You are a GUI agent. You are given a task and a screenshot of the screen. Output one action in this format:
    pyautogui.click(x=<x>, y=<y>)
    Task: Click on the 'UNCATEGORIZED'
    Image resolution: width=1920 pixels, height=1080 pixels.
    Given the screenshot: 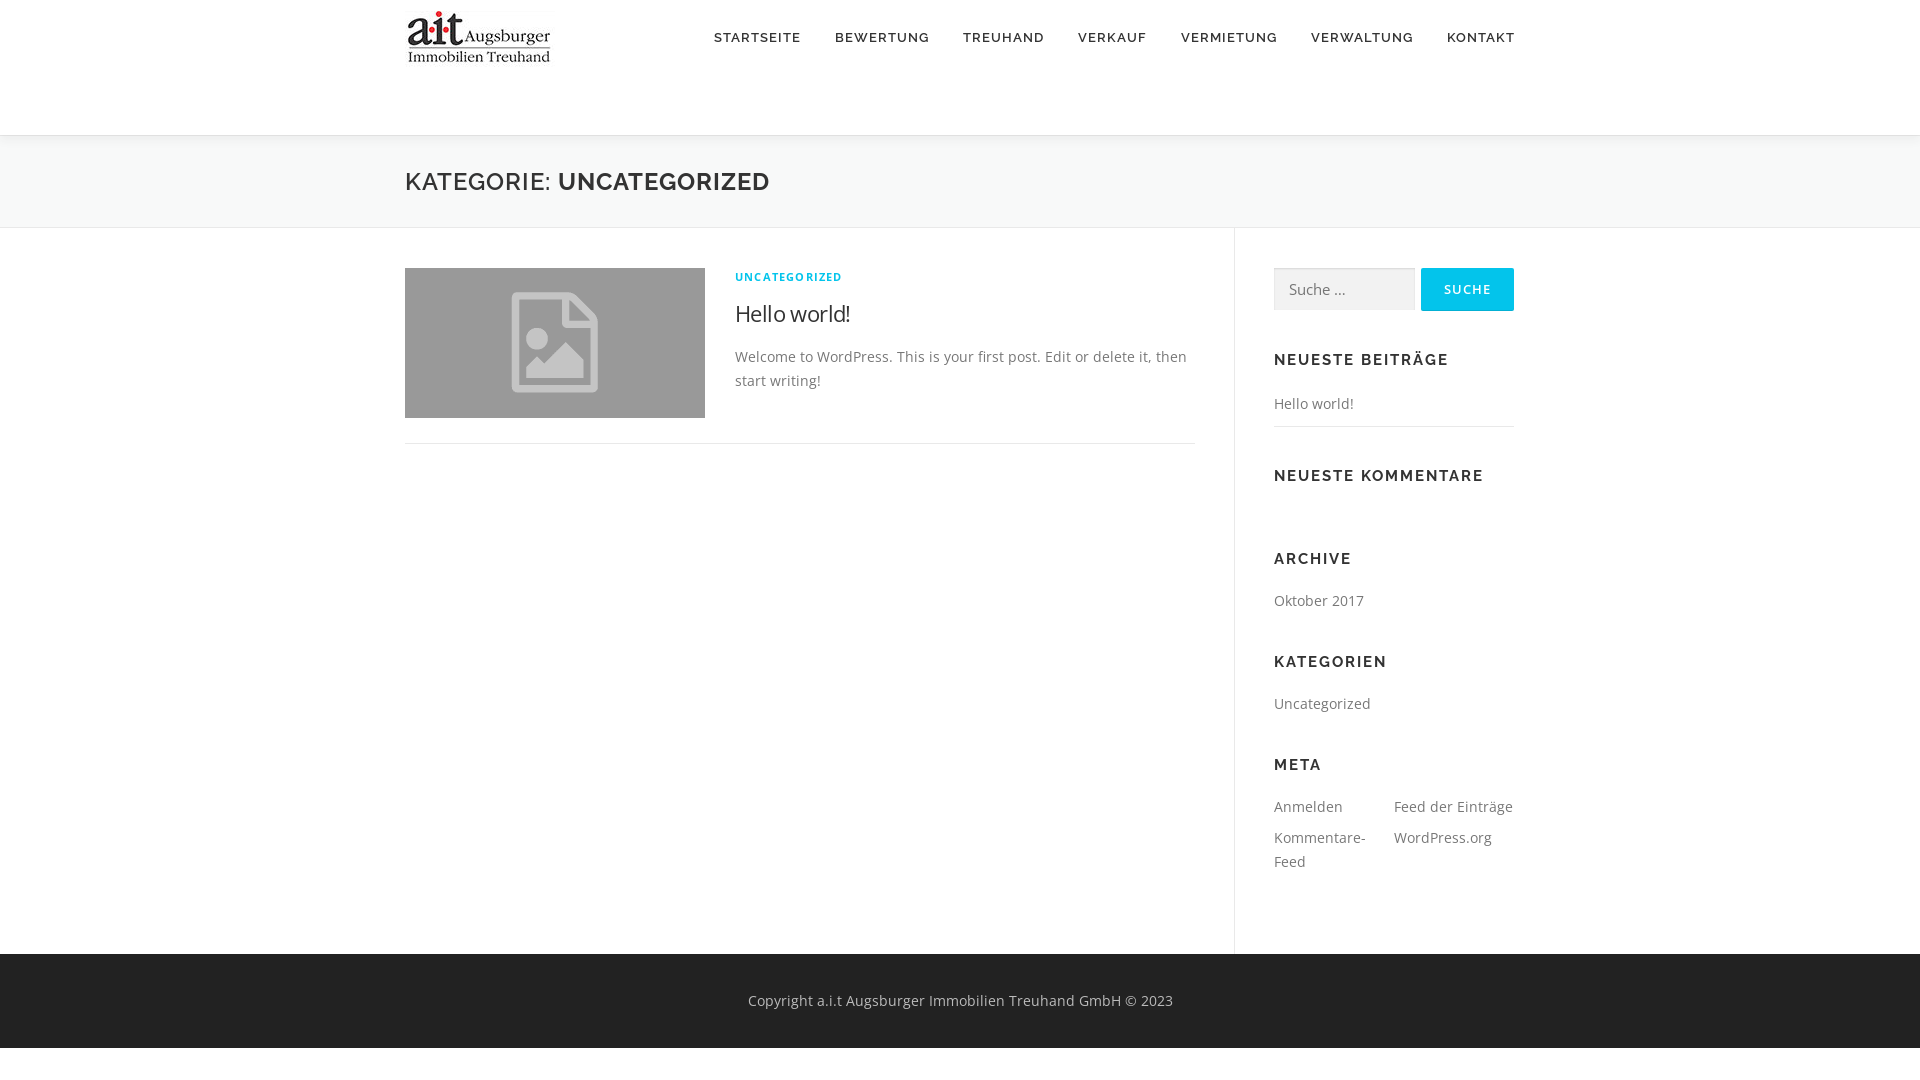 What is the action you would take?
    pyautogui.click(x=787, y=276)
    